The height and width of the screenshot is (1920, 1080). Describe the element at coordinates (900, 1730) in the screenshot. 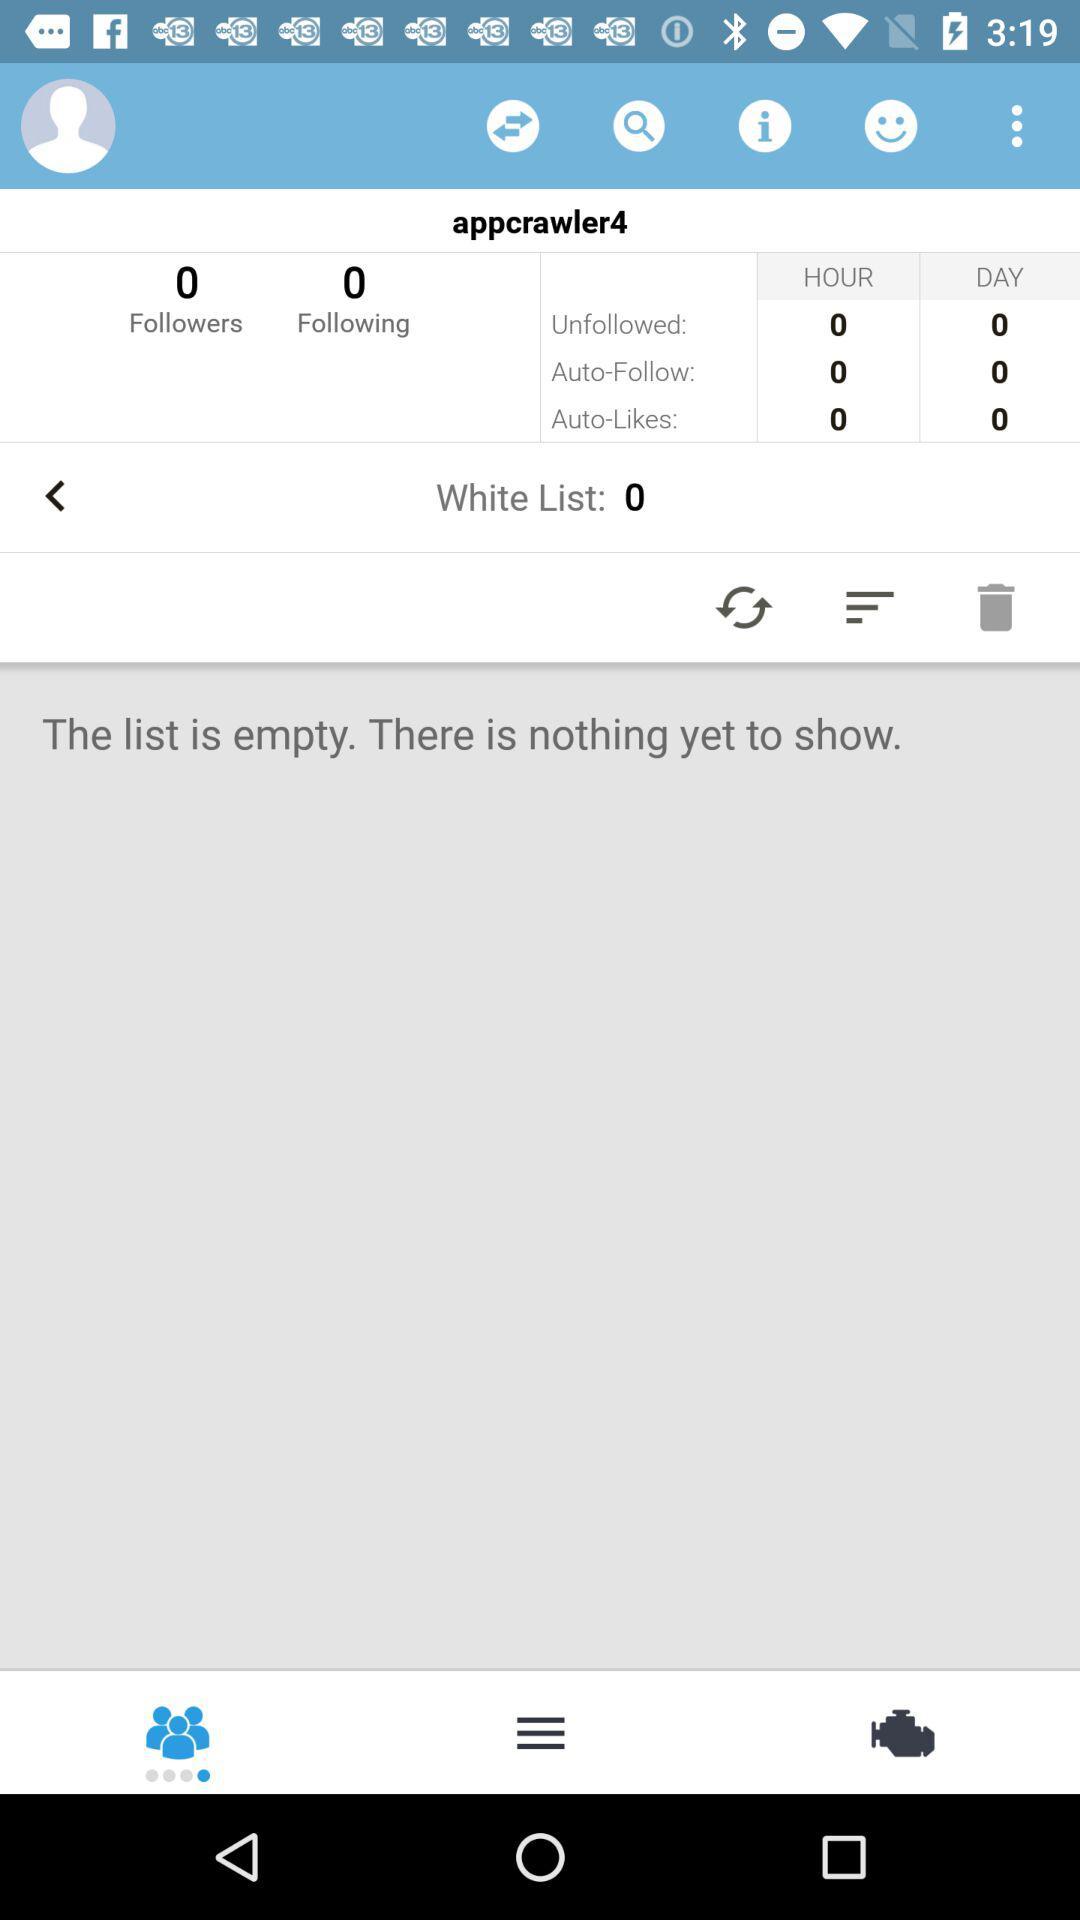

I see `the explore icon` at that location.